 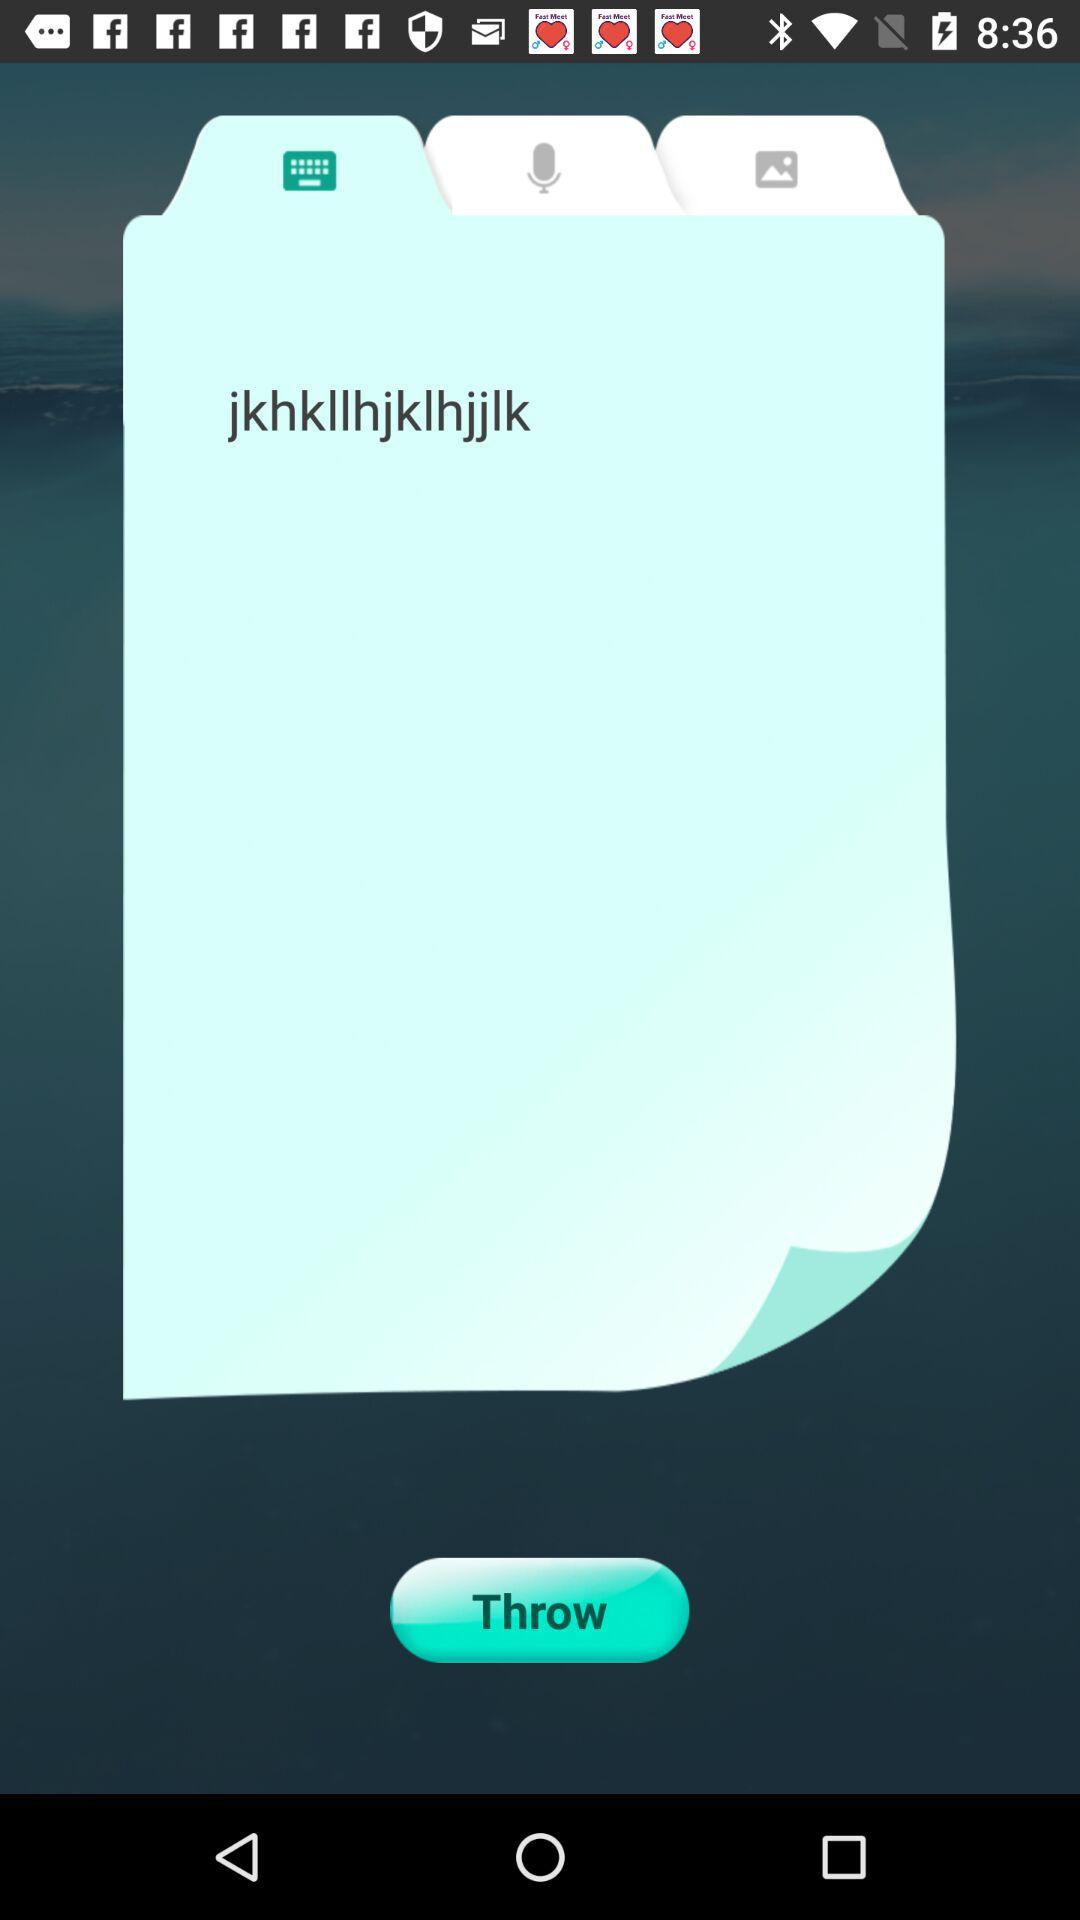 I want to click on type a message, so click(x=306, y=165).